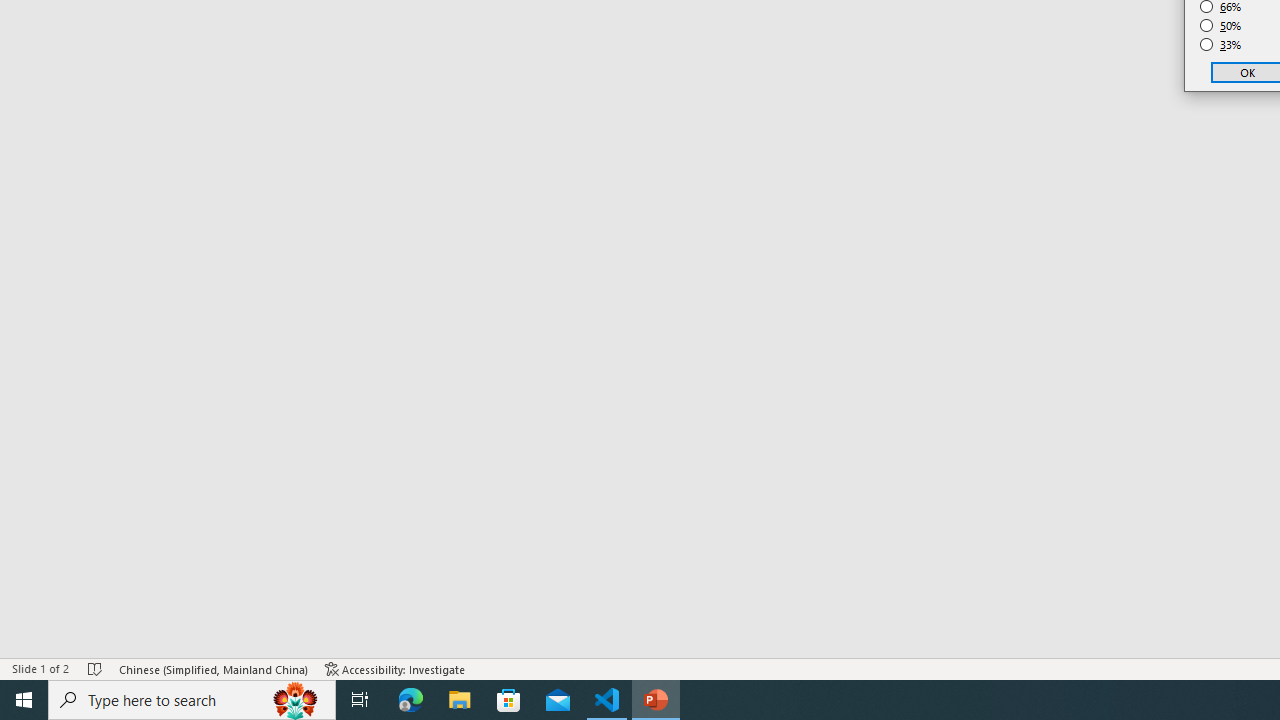  What do you see at coordinates (1220, 25) in the screenshot?
I see `'50%'` at bounding box center [1220, 25].